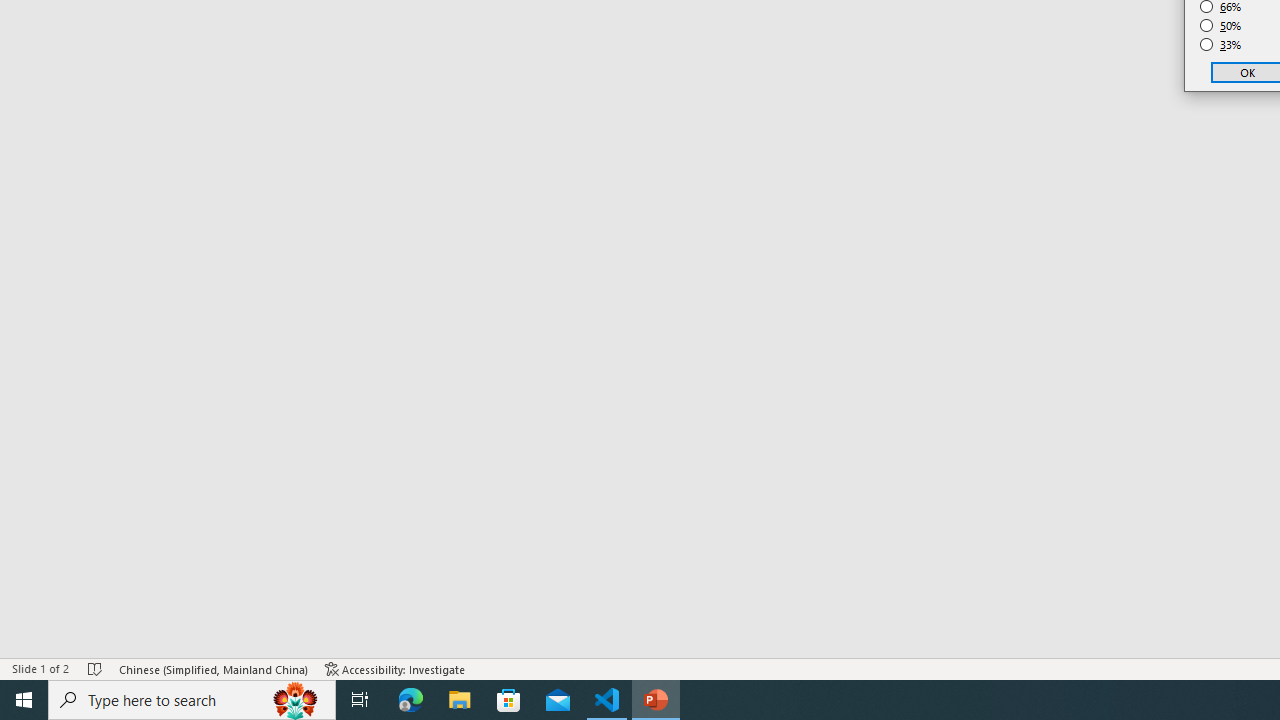  What do you see at coordinates (1220, 25) in the screenshot?
I see `'50%'` at bounding box center [1220, 25].